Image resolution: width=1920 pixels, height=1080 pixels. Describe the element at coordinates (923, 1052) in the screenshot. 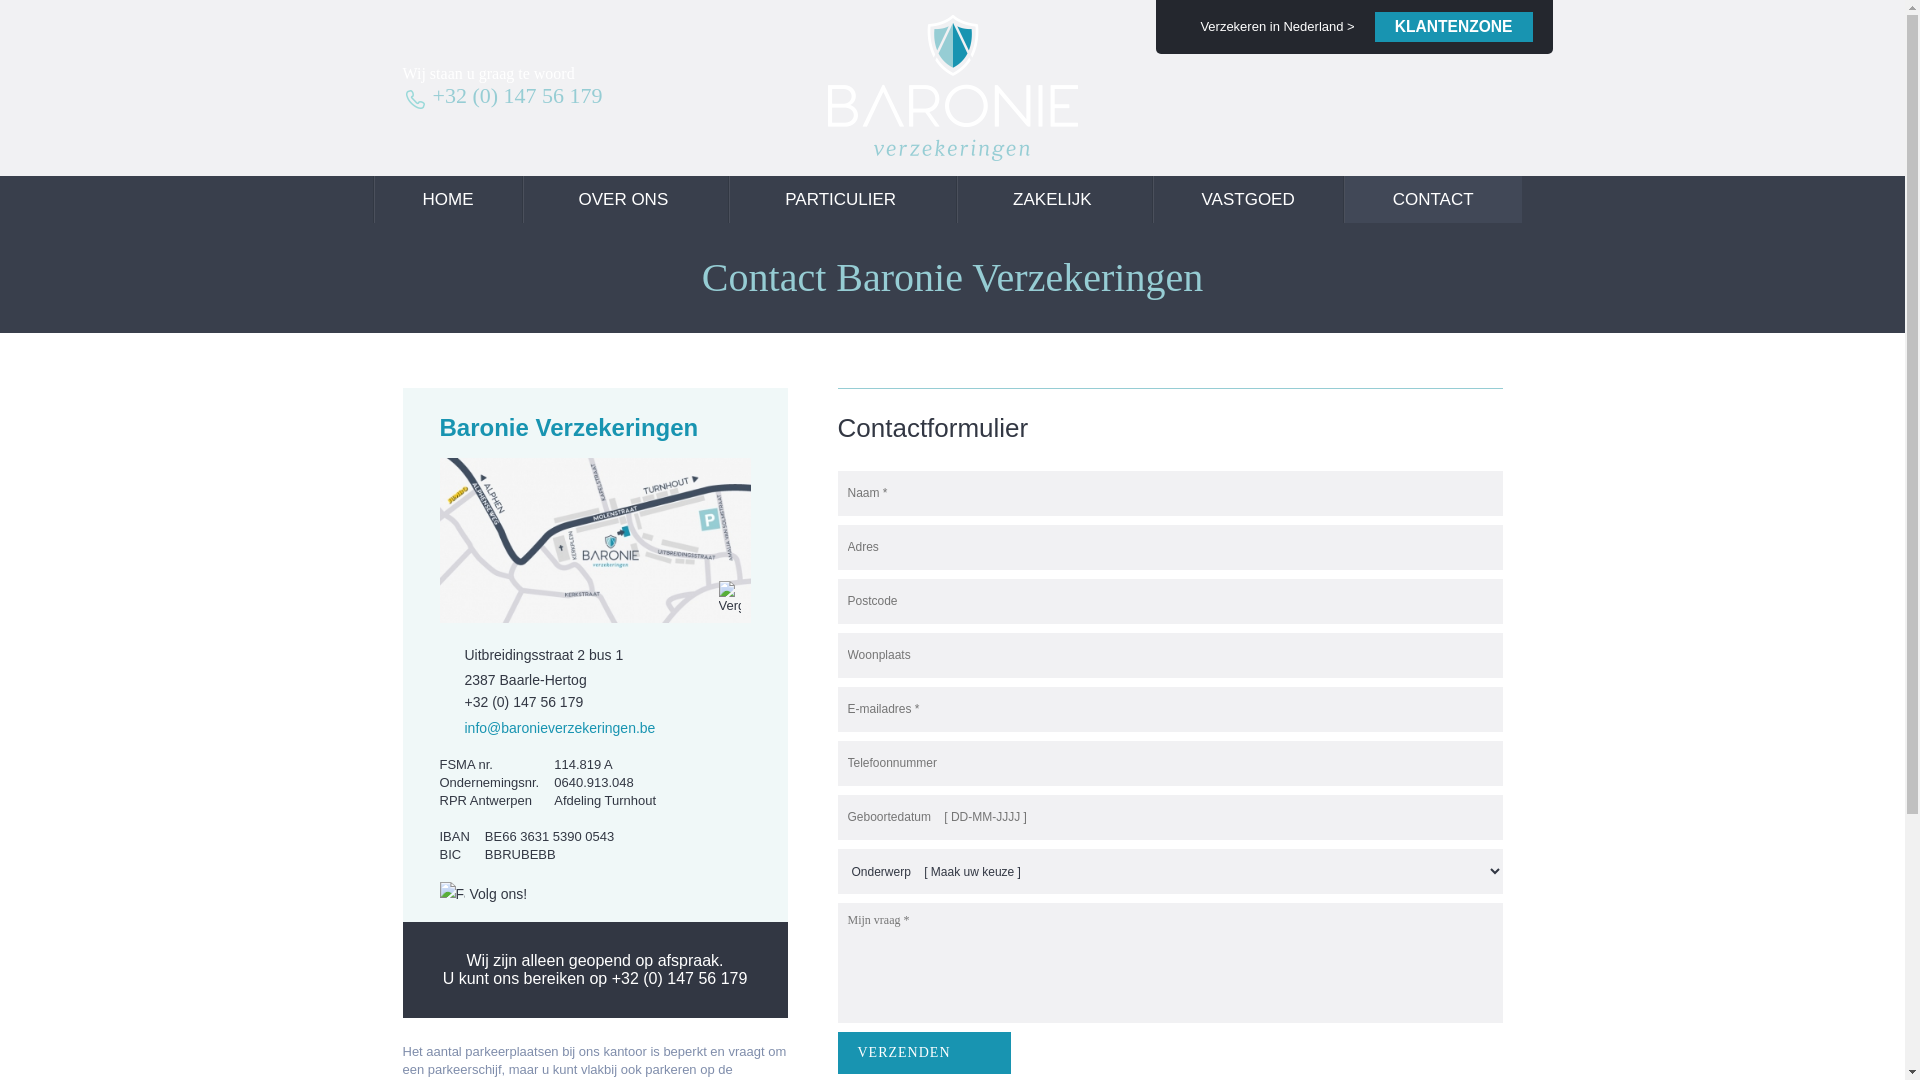

I see `'Verzenden'` at that location.